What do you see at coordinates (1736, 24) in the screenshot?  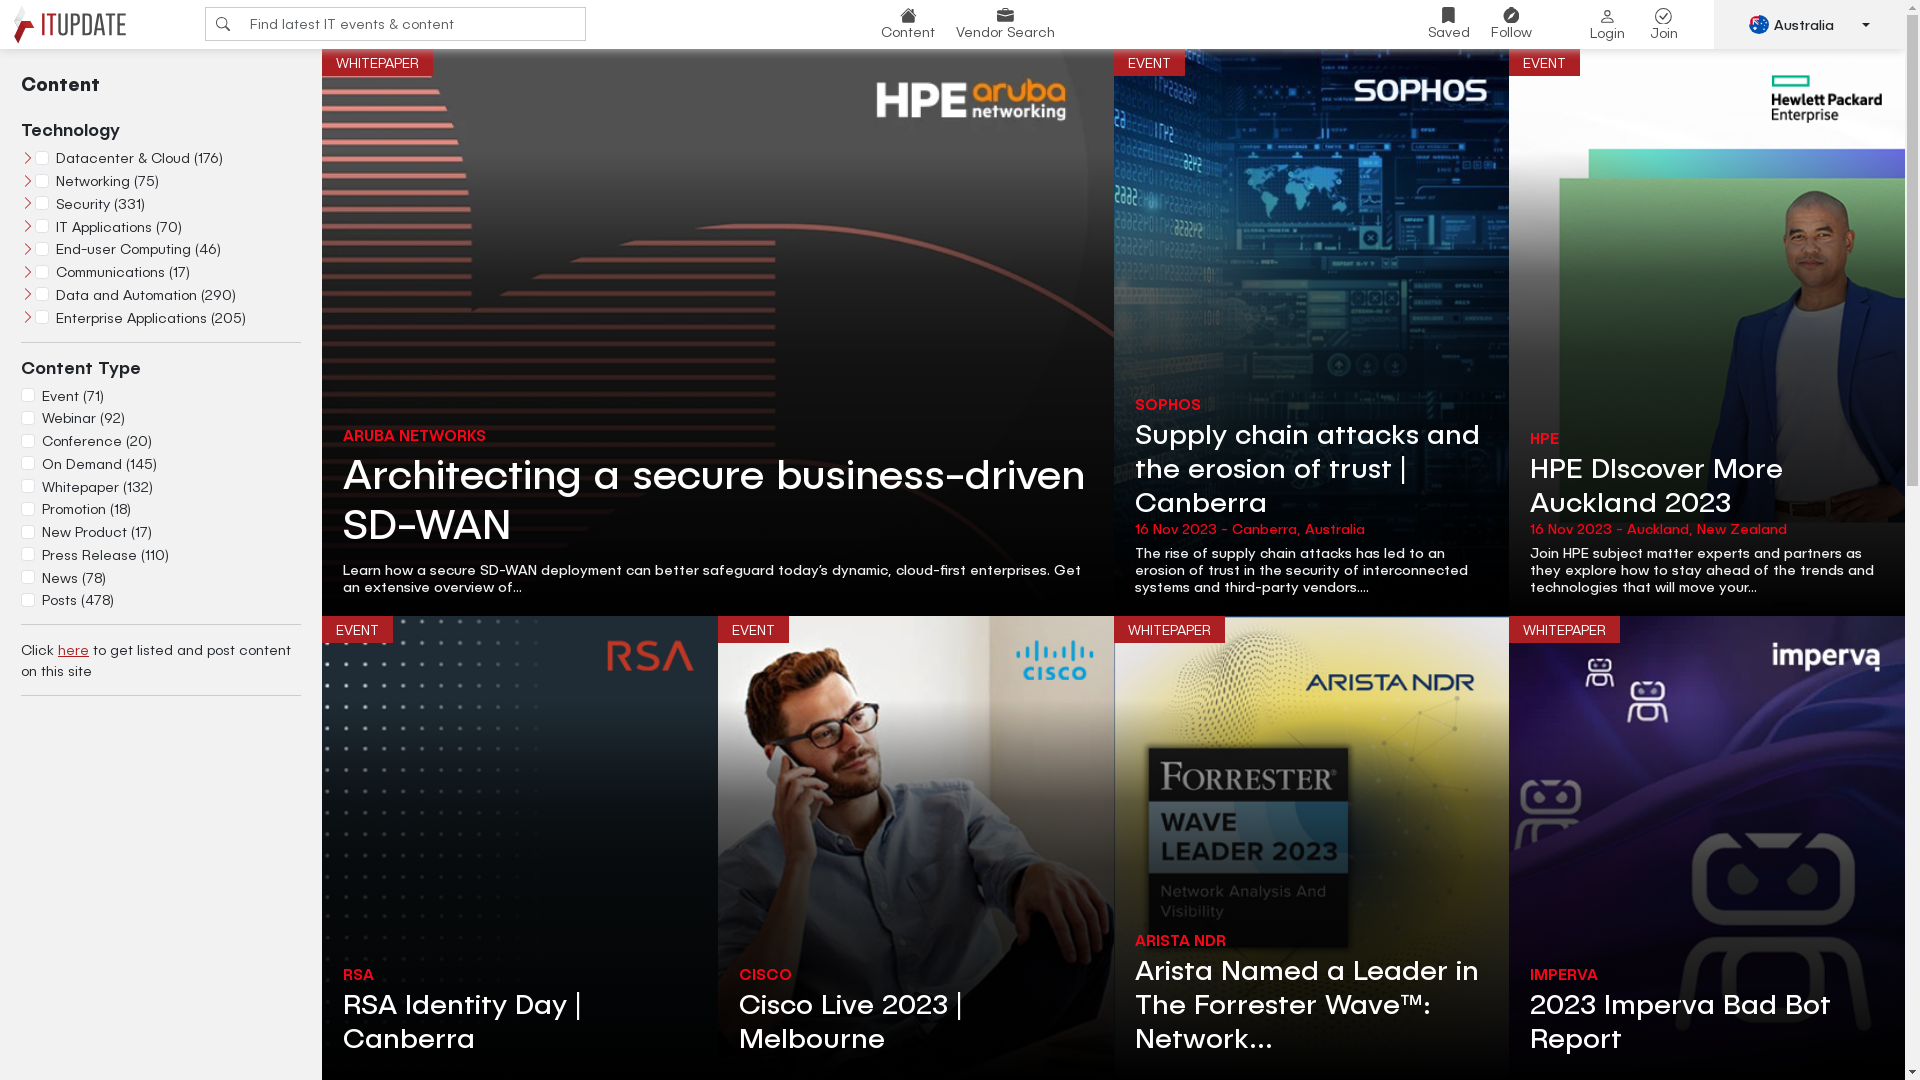 I see `'Australia'` at bounding box center [1736, 24].